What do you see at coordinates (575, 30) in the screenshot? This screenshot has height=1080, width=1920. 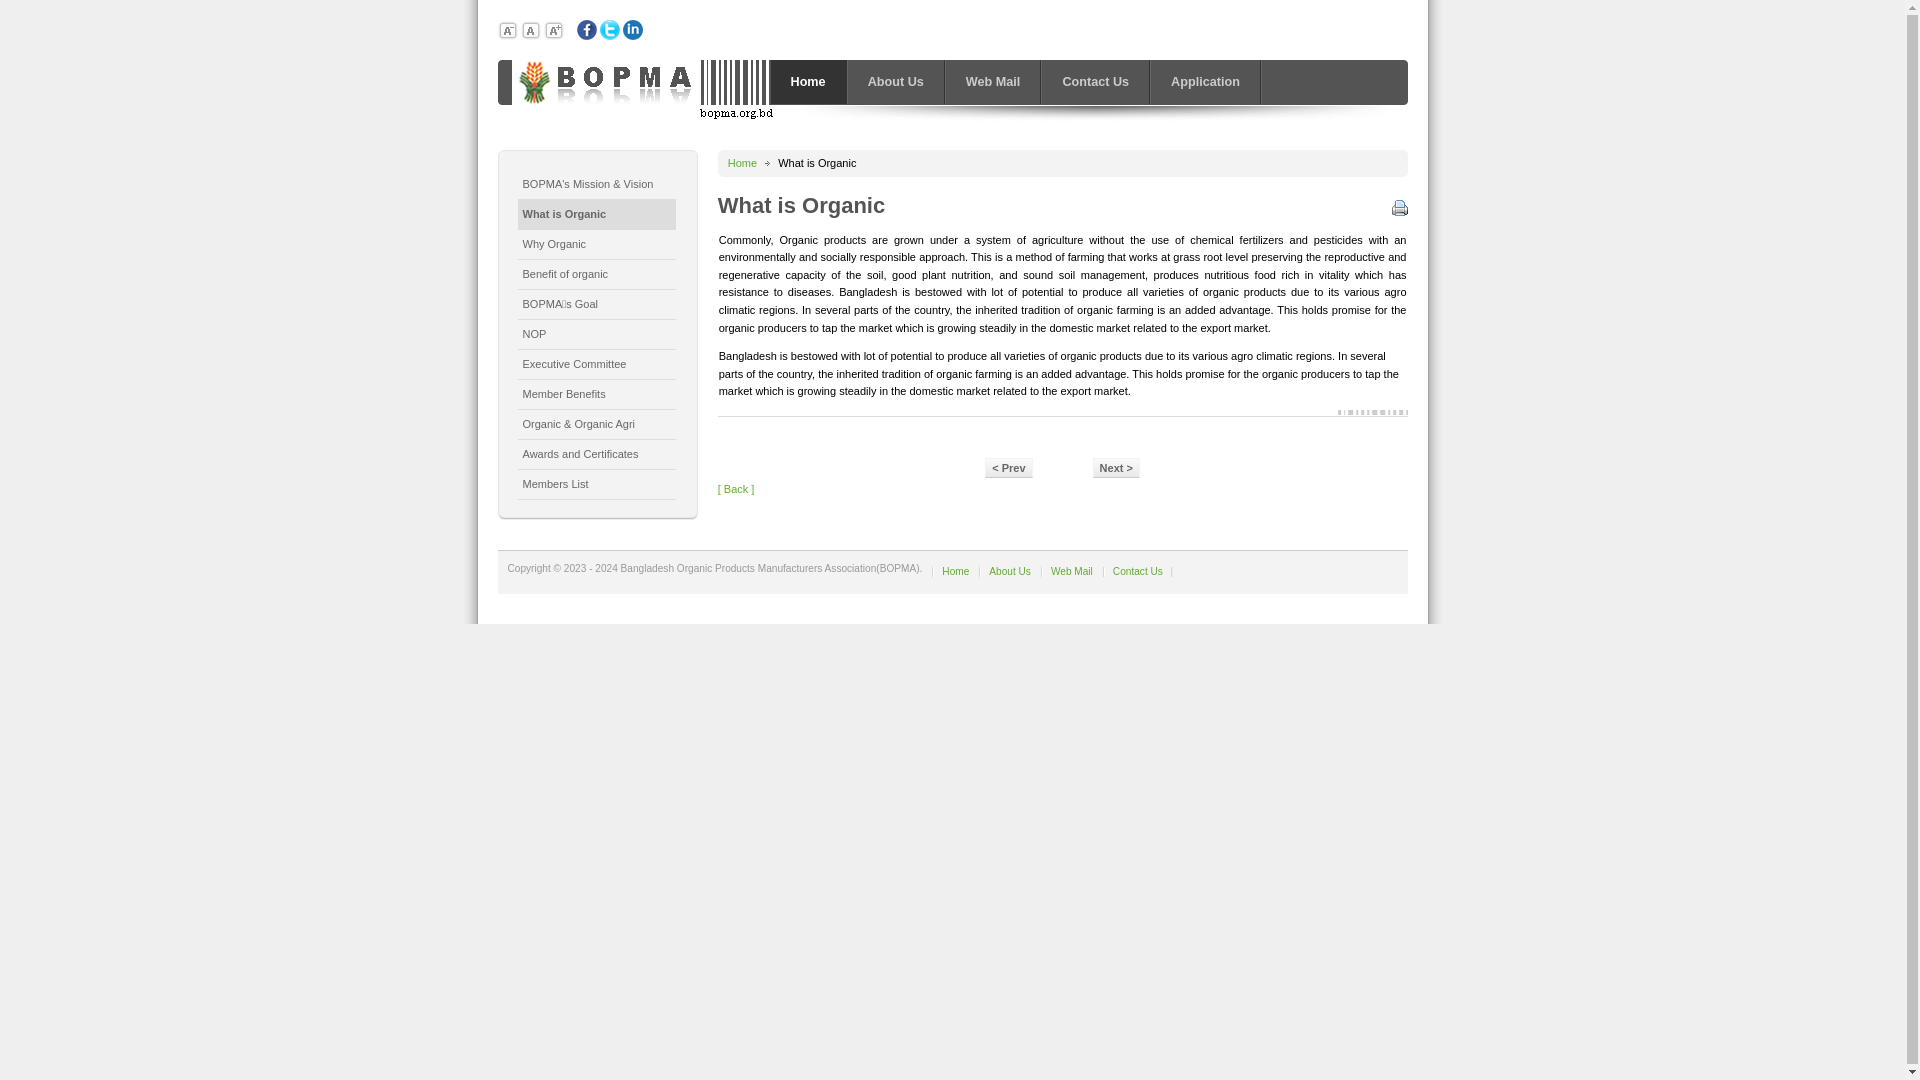 I see `'Facebook'` at bounding box center [575, 30].